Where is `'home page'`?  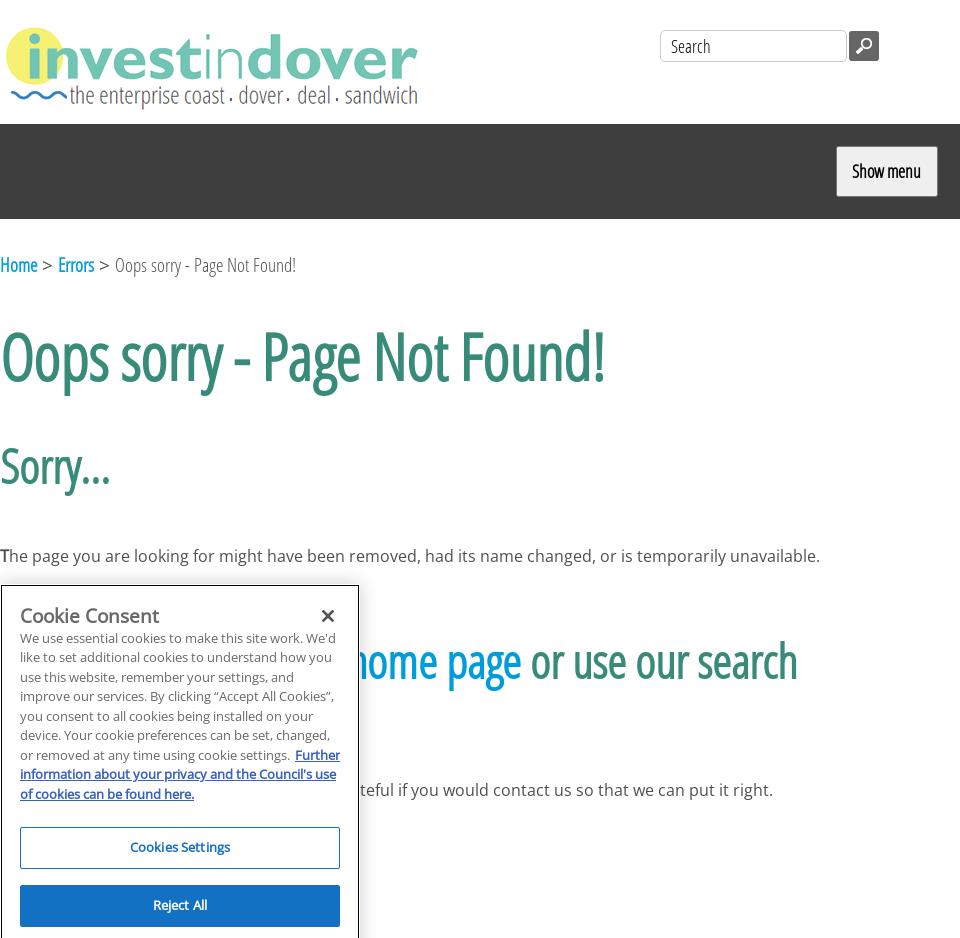 'home page' is located at coordinates (434, 659).